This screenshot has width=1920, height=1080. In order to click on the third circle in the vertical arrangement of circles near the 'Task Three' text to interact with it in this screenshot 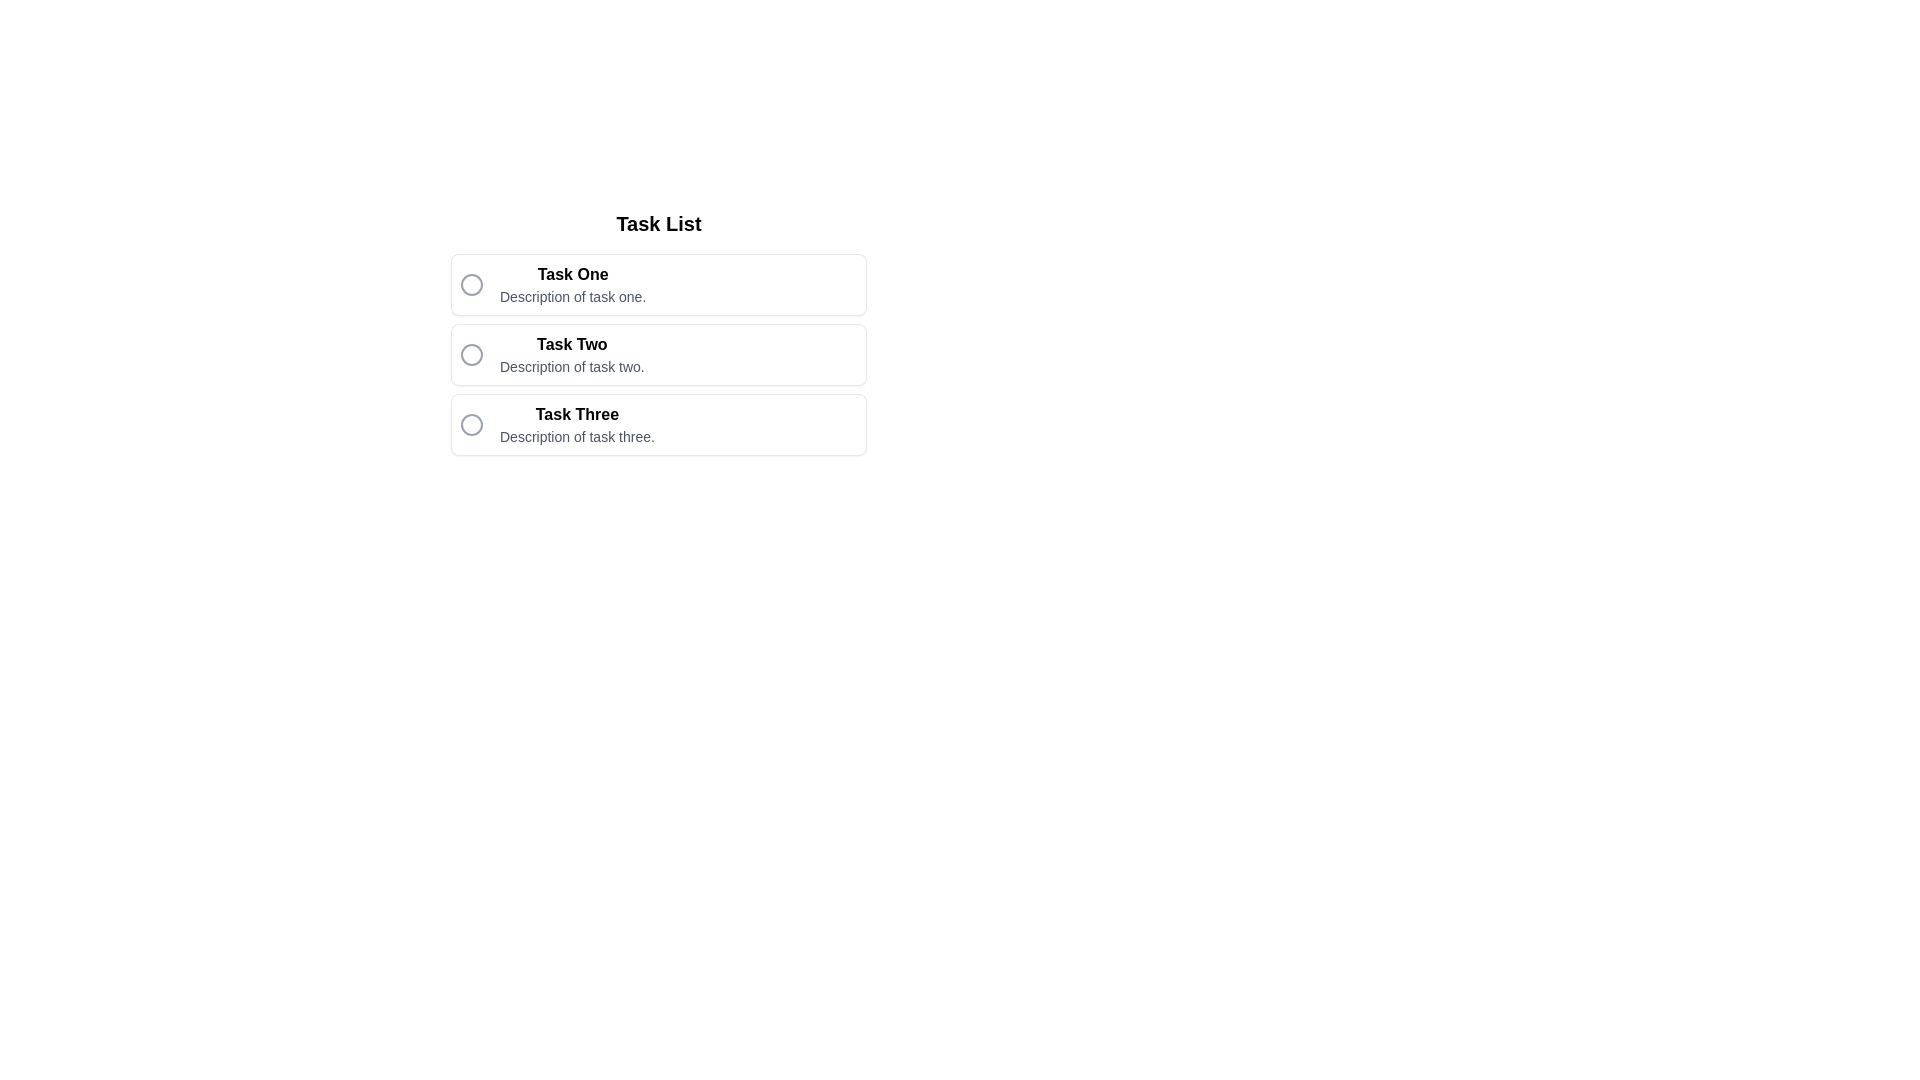, I will do `click(470, 423)`.